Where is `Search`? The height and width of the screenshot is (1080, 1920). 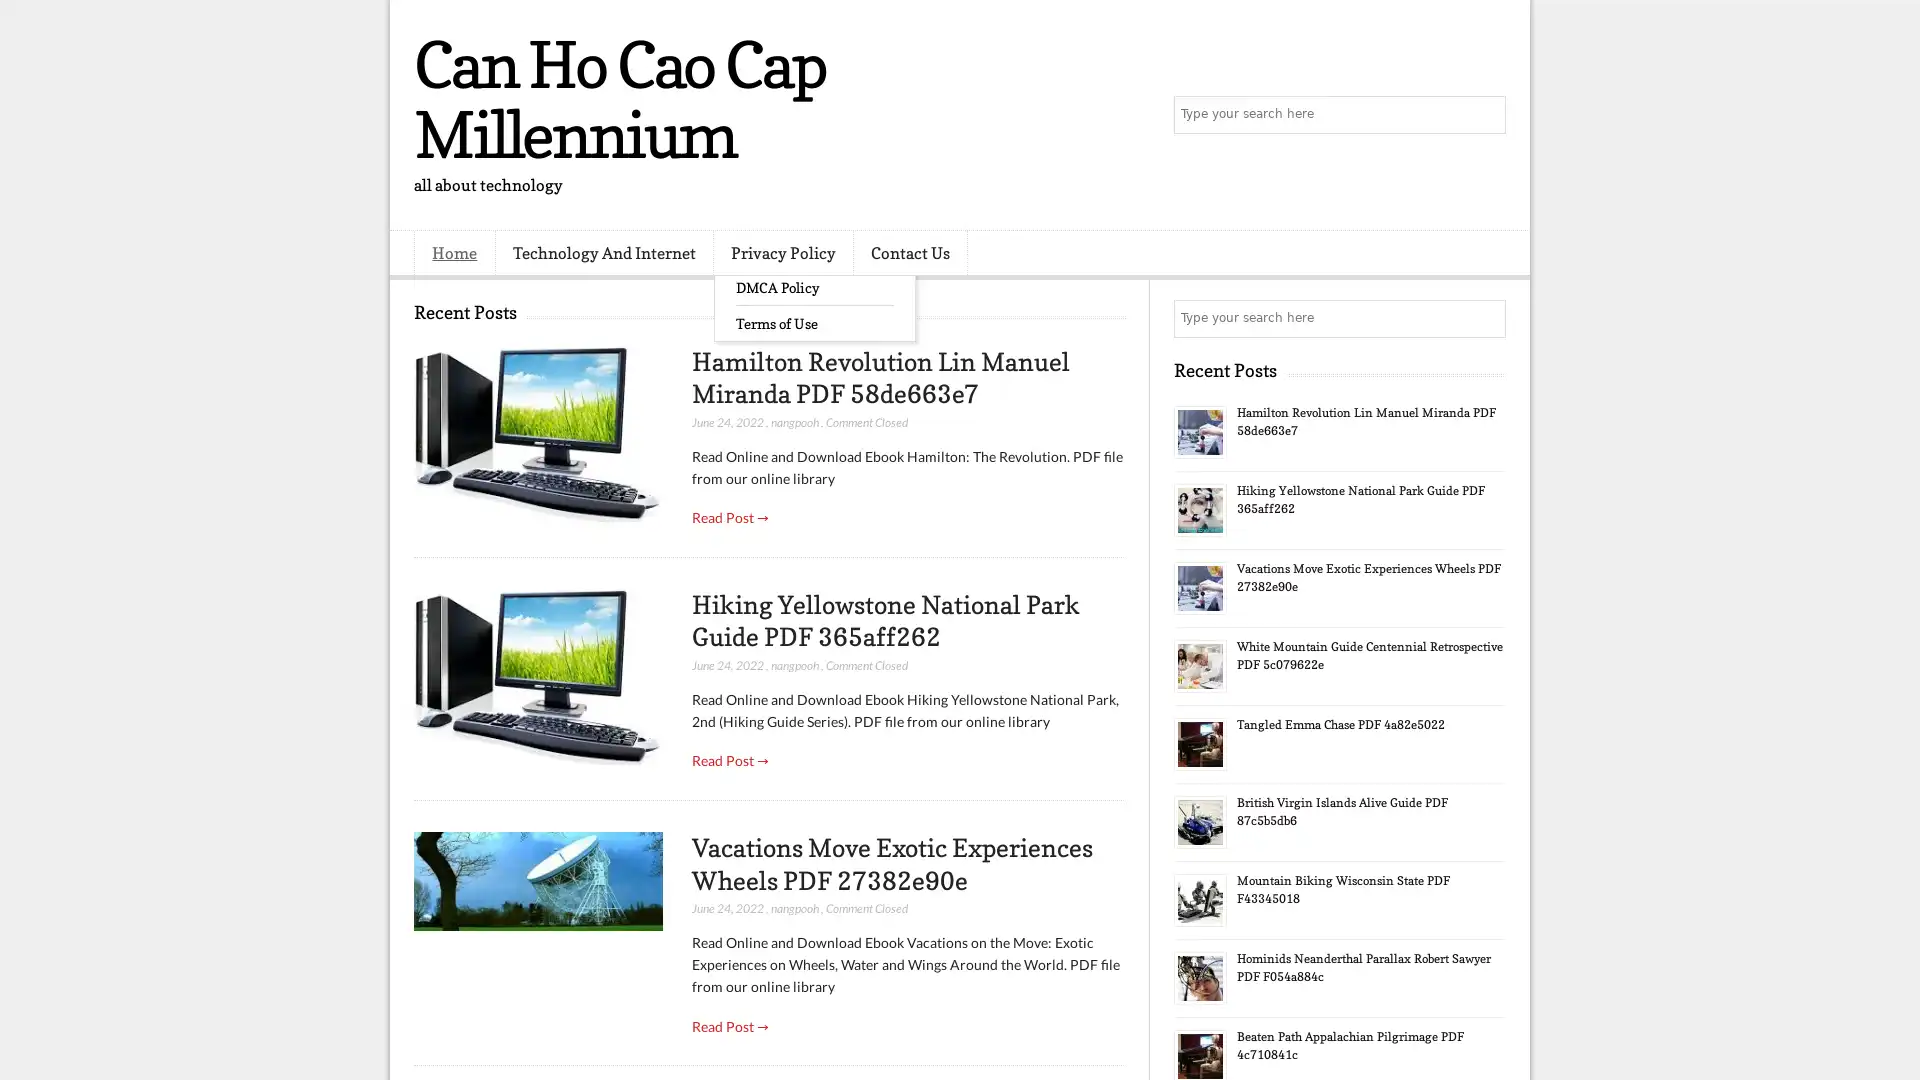 Search is located at coordinates (1485, 318).